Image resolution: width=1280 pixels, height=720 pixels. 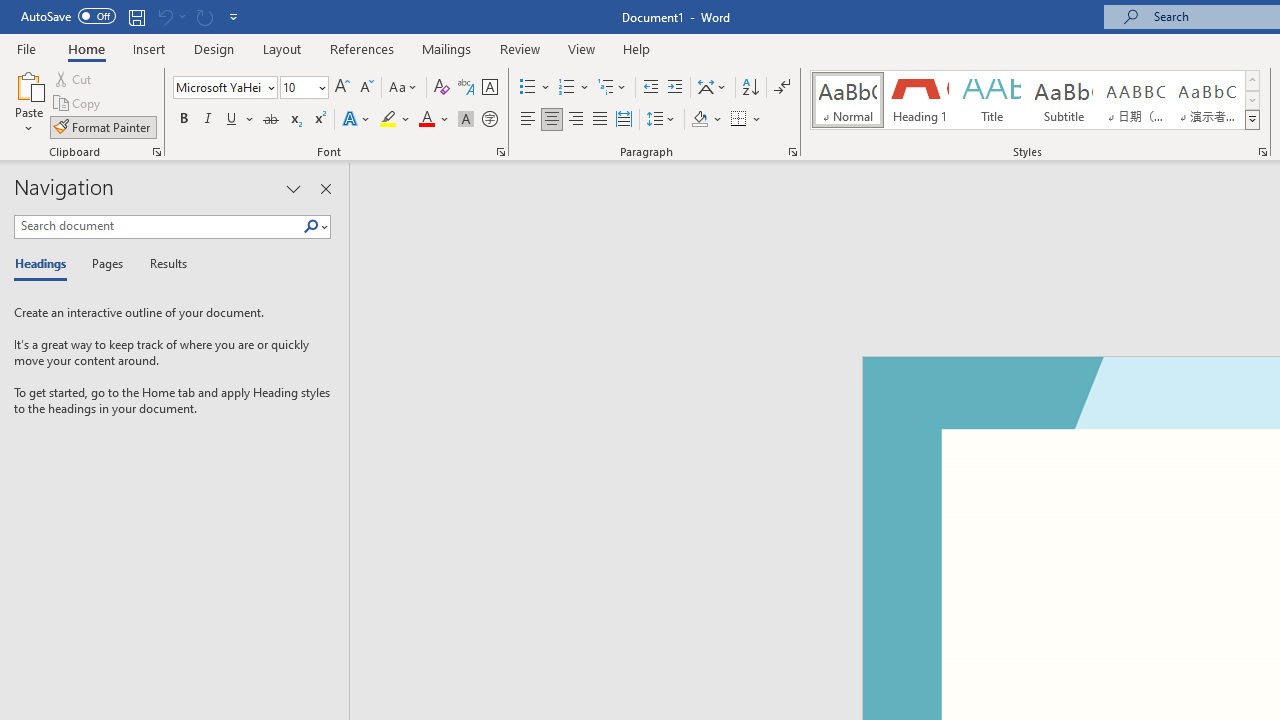 What do you see at coordinates (45, 264) in the screenshot?
I see `'Headings'` at bounding box center [45, 264].